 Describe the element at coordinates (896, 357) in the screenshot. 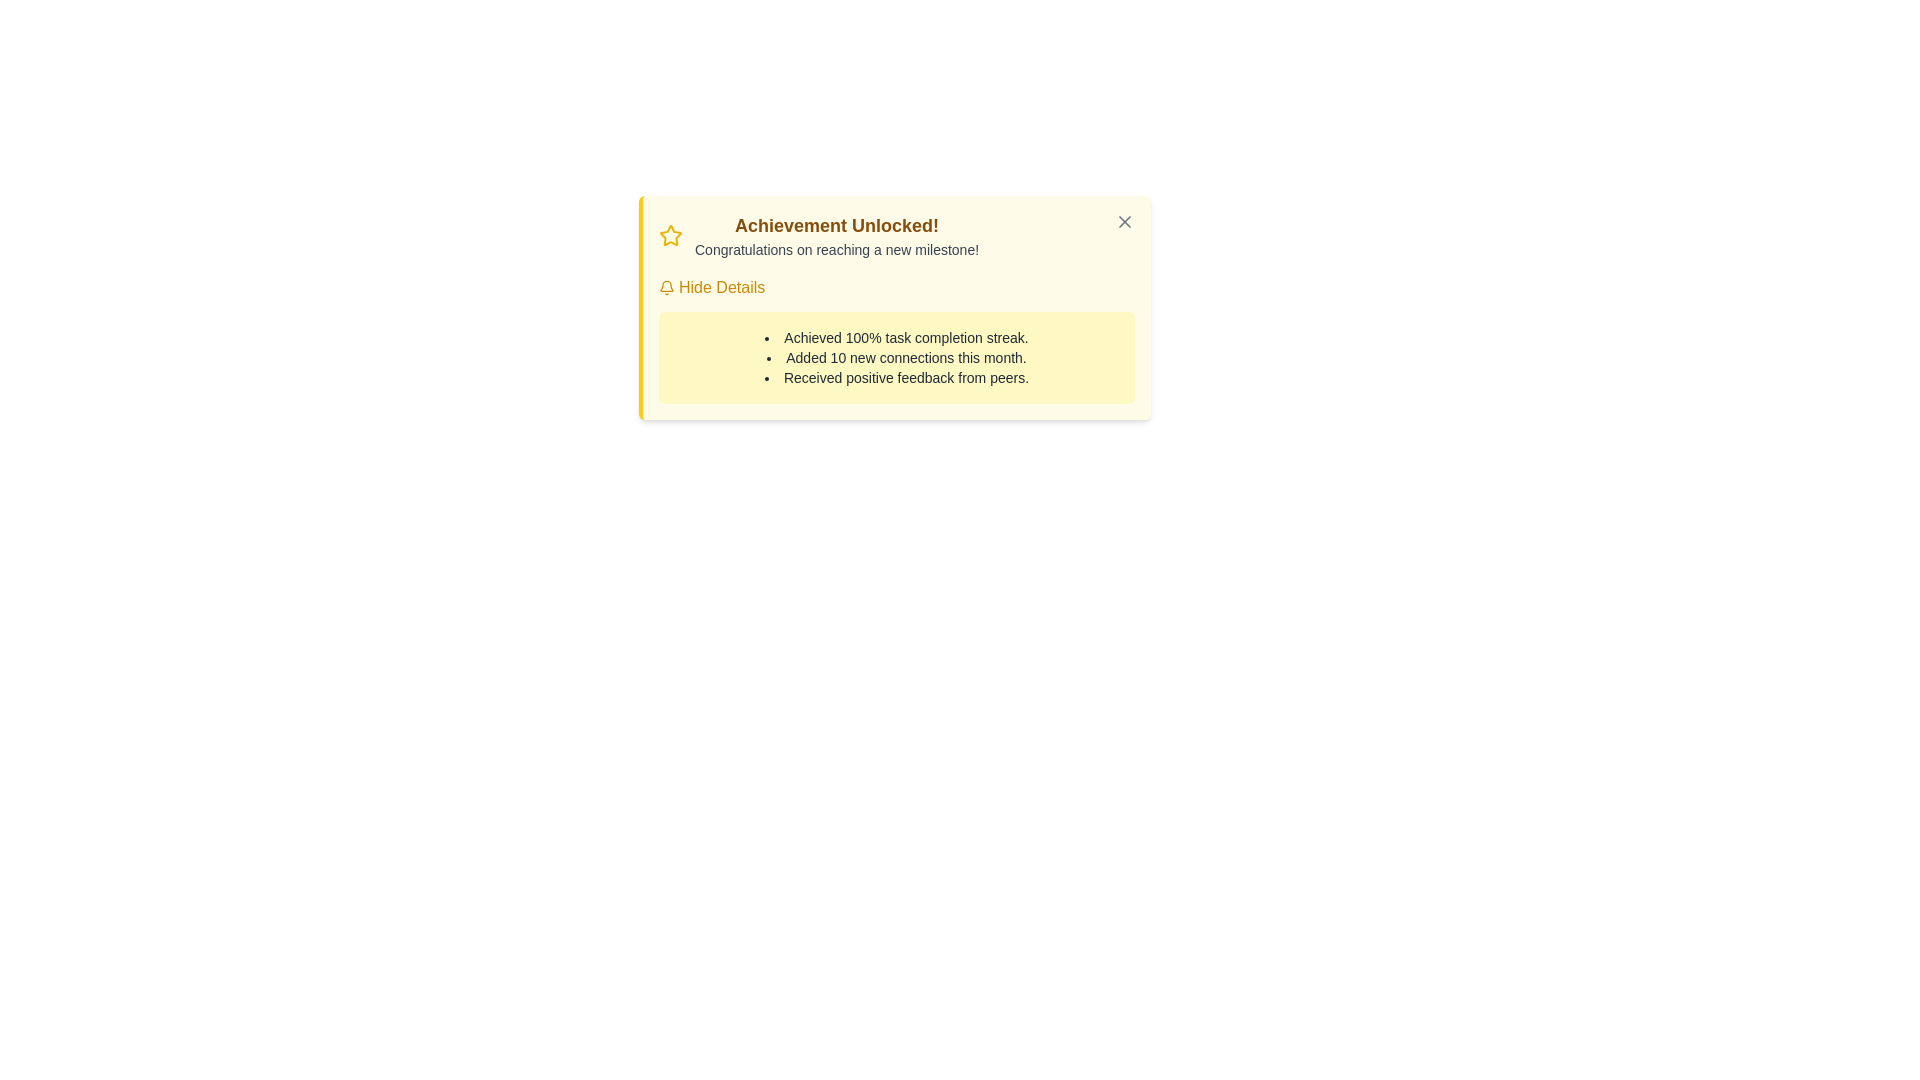

I see `text content from the Text Display Panel located in the 'Achievement Unlocked!' notification, positioned near the center-right section below the 'Hide Details' link` at that location.